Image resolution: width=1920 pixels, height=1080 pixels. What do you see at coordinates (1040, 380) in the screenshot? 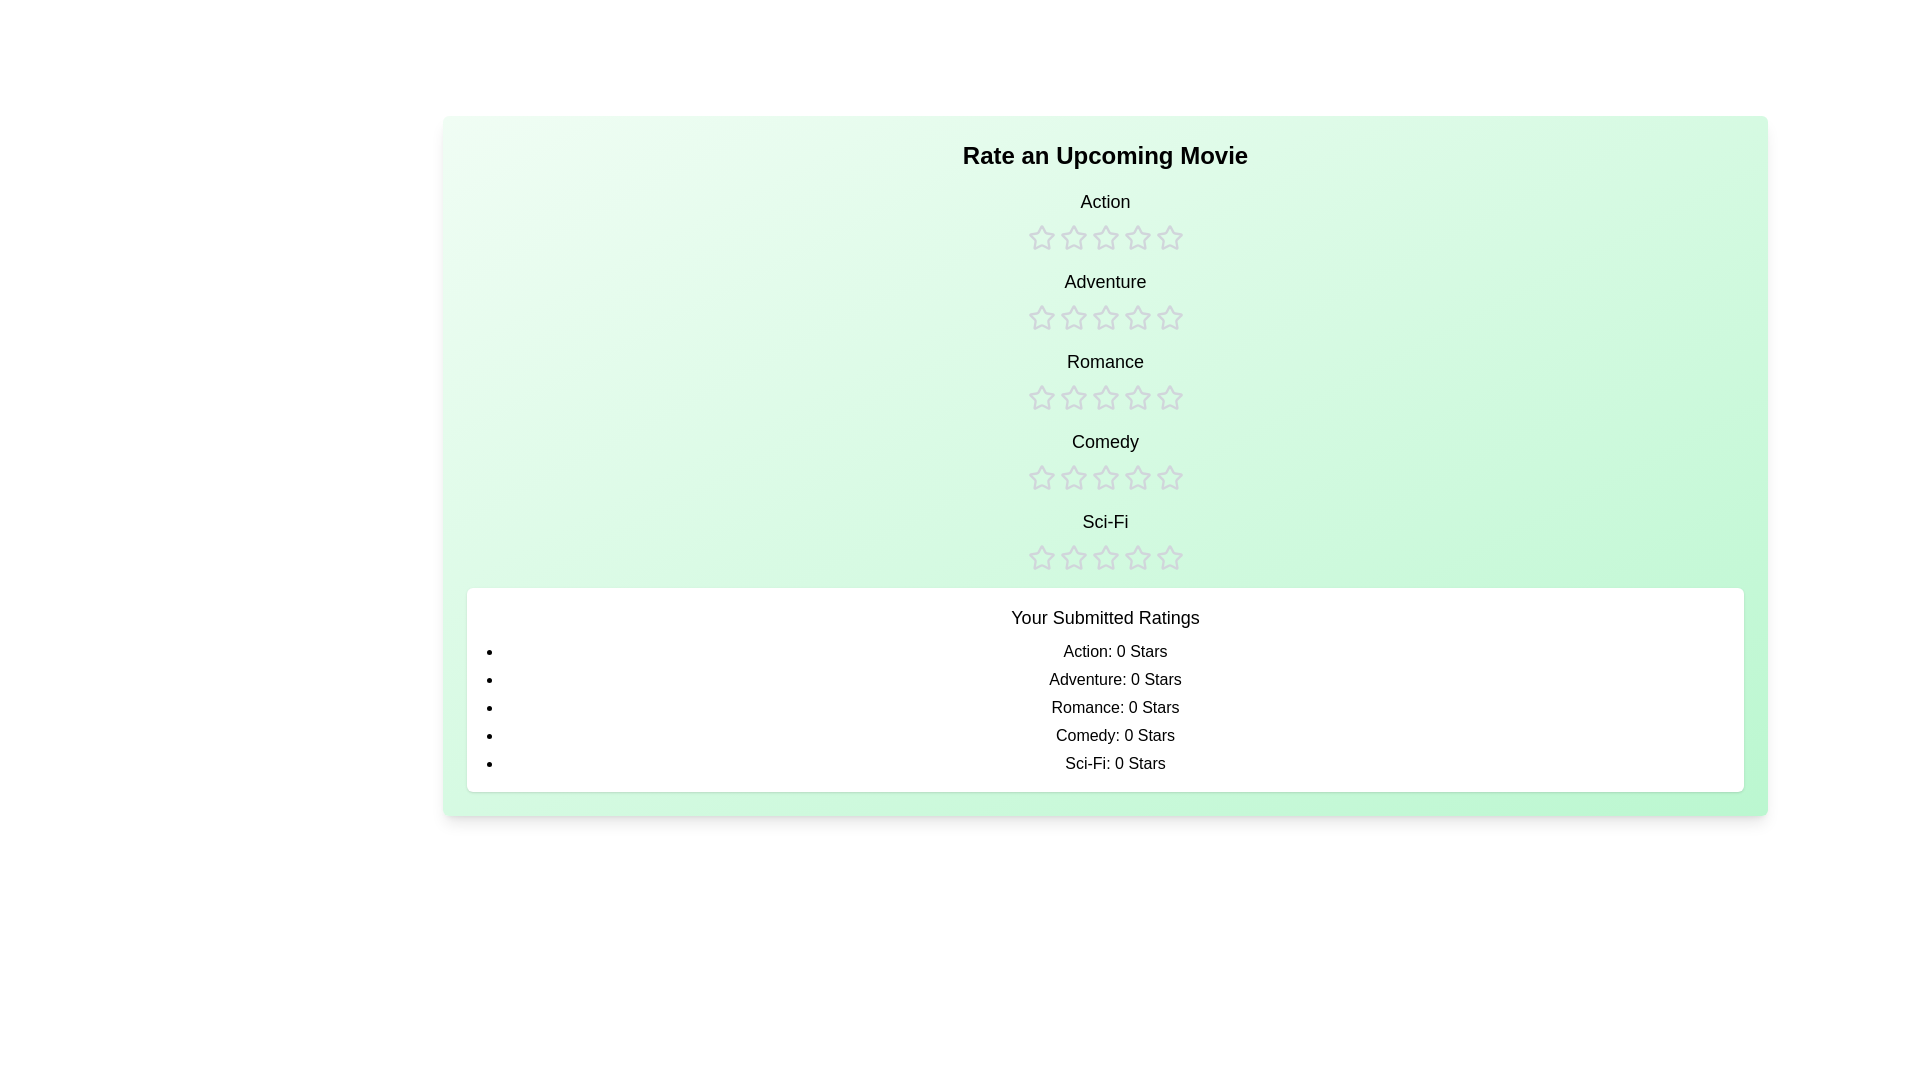
I see `the rating for the Romance category to 1 stars` at bounding box center [1040, 380].